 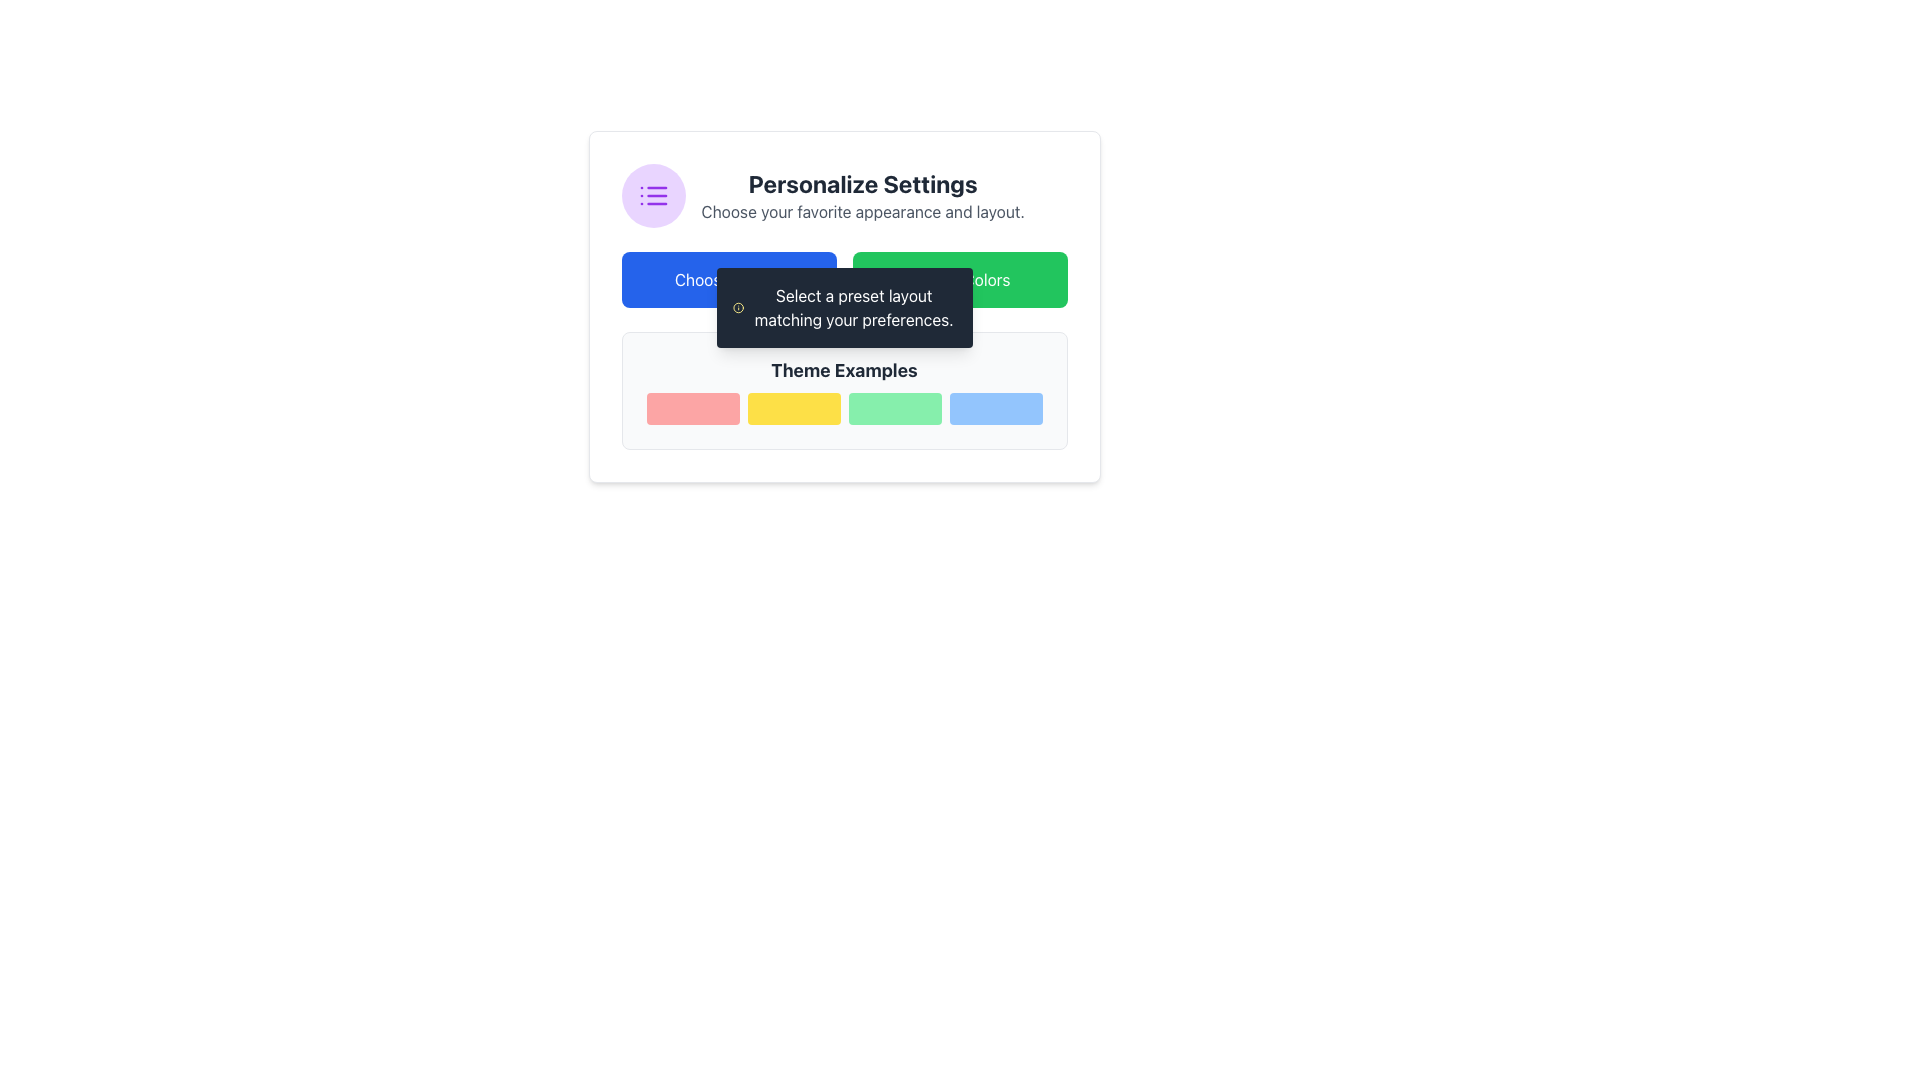 What do you see at coordinates (792, 407) in the screenshot?
I see `the decorative or placeholder element that serves as a selectable theme example in the UI customization section, located in the grid layout under 'Theme Examples'` at bounding box center [792, 407].